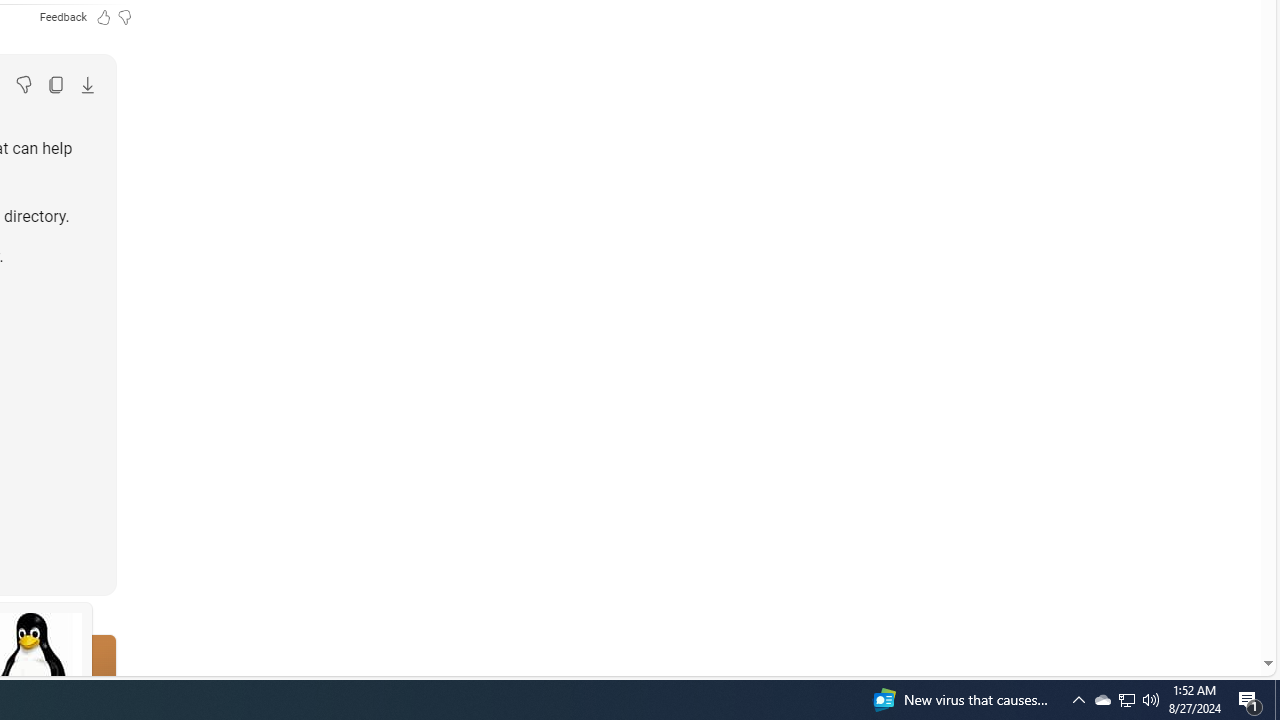  What do you see at coordinates (55, 83) in the screenshot?
I see `'Copy'` at bounding box center [55, 83].